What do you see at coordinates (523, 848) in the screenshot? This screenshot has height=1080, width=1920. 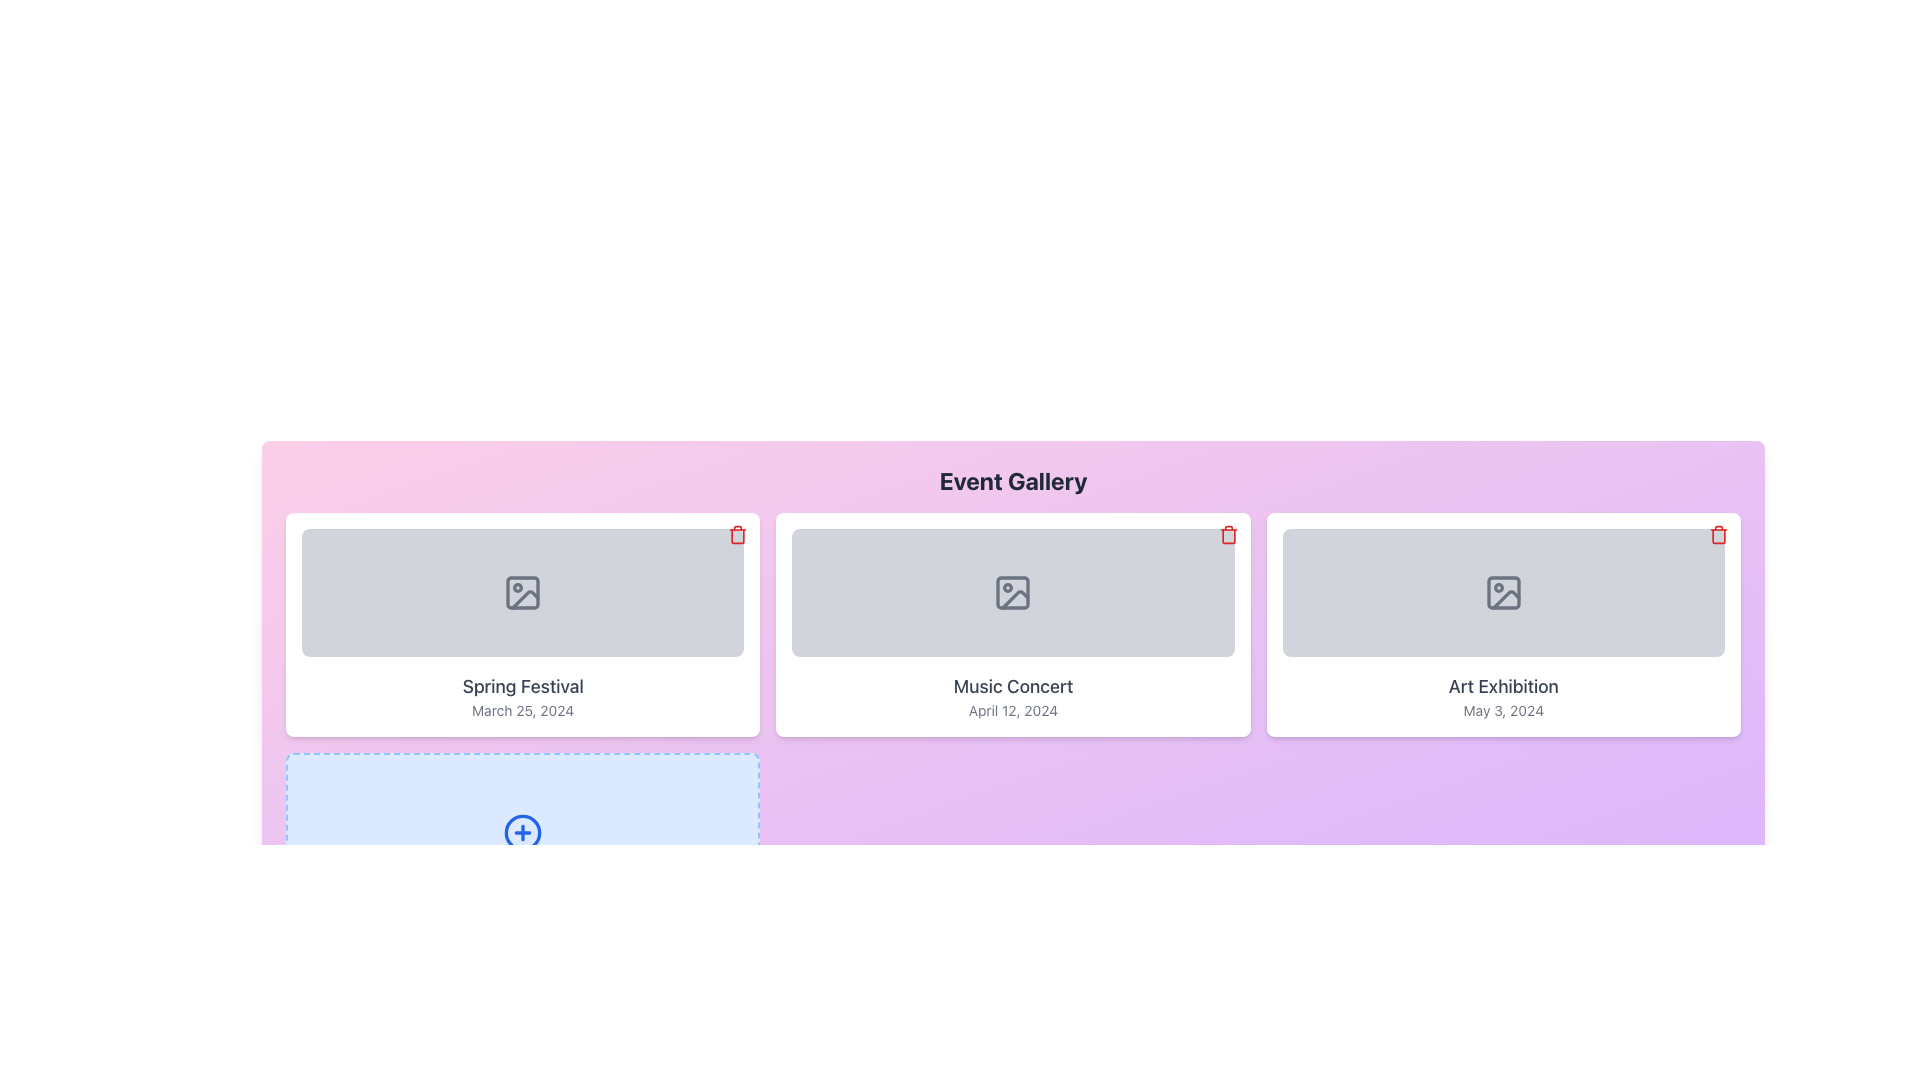 I see `the 'Add Event' button, which is a rectangular interface with a light blue background, rounded corners, a dashed border, and a blue circle with a plus icon in the middle, located directly under the 'Spring Festival, March 25, 2024' event card` at bounding box center [523, 848].